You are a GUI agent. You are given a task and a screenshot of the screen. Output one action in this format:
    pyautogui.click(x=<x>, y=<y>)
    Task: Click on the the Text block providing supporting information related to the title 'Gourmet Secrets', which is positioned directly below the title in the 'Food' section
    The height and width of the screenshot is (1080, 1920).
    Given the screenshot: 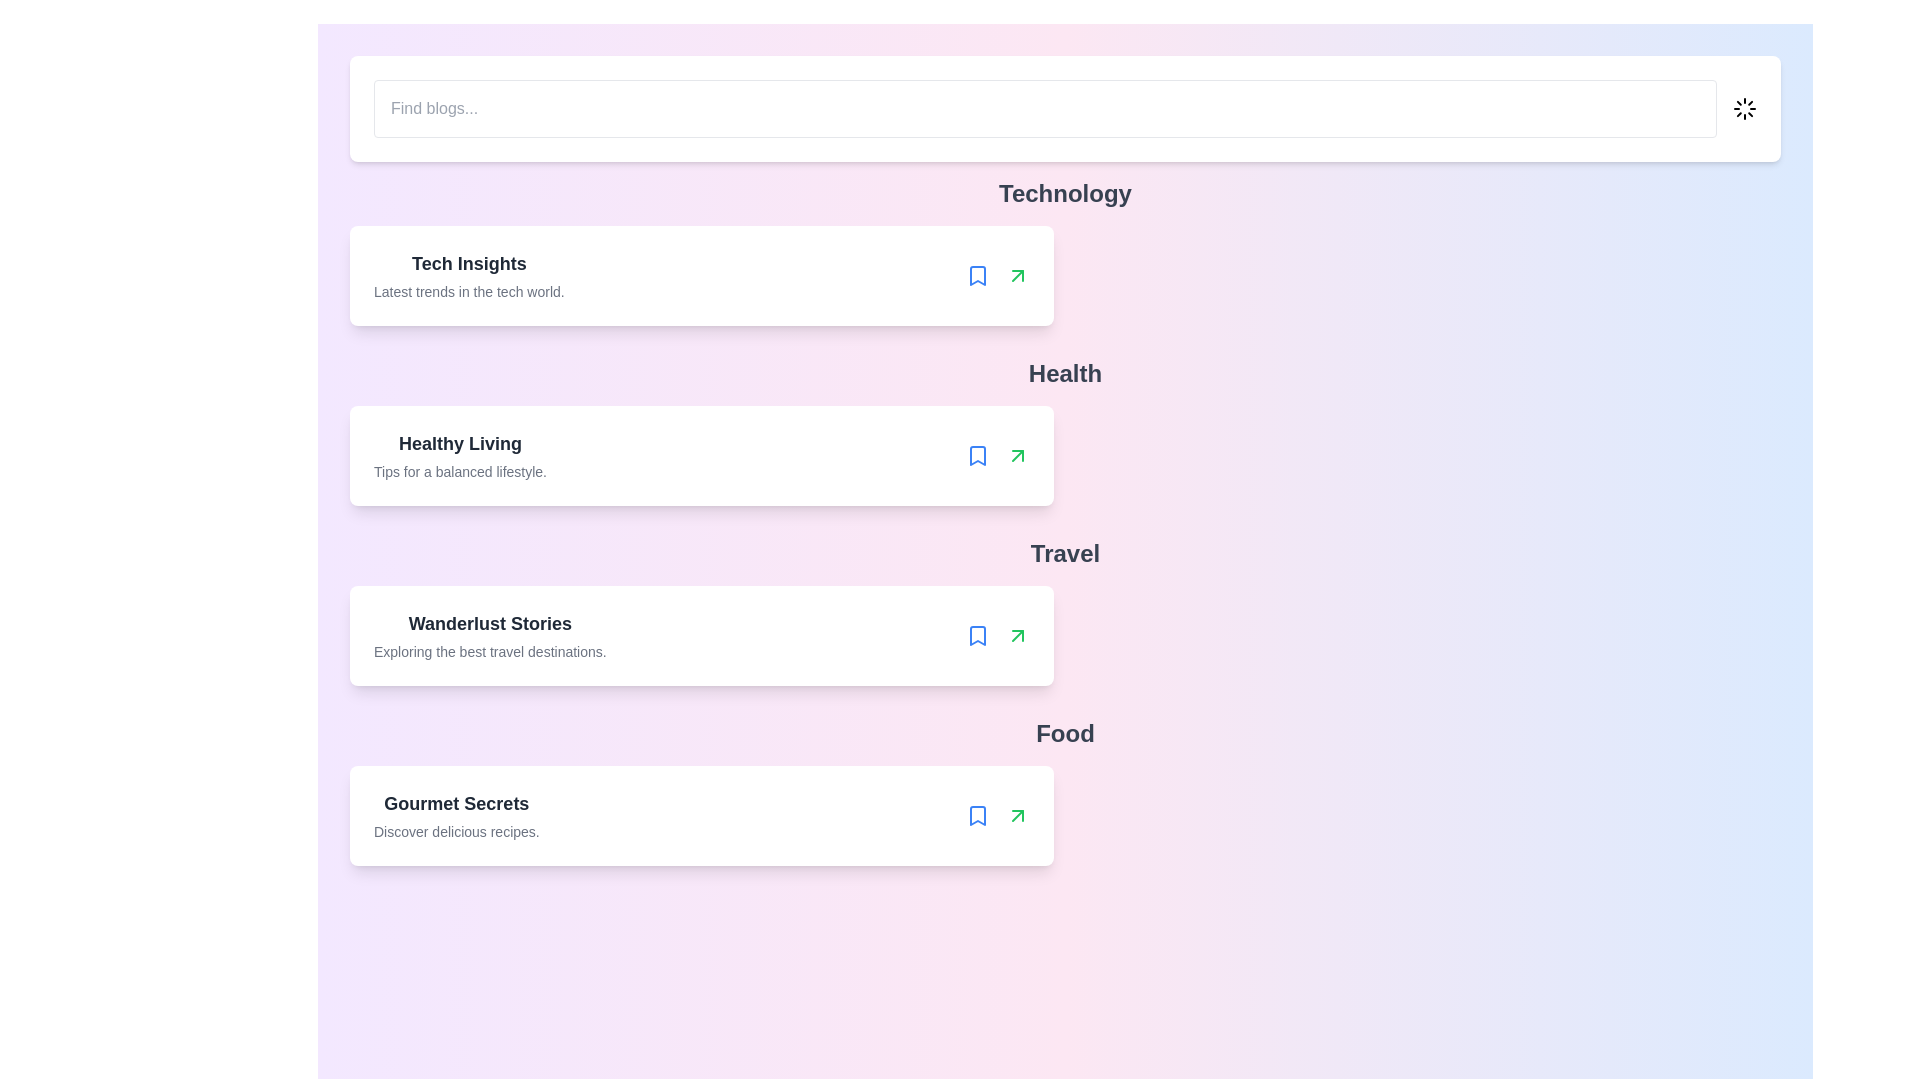 What is the action you would take?
    pyautogui.click(x=455, y=832)
    